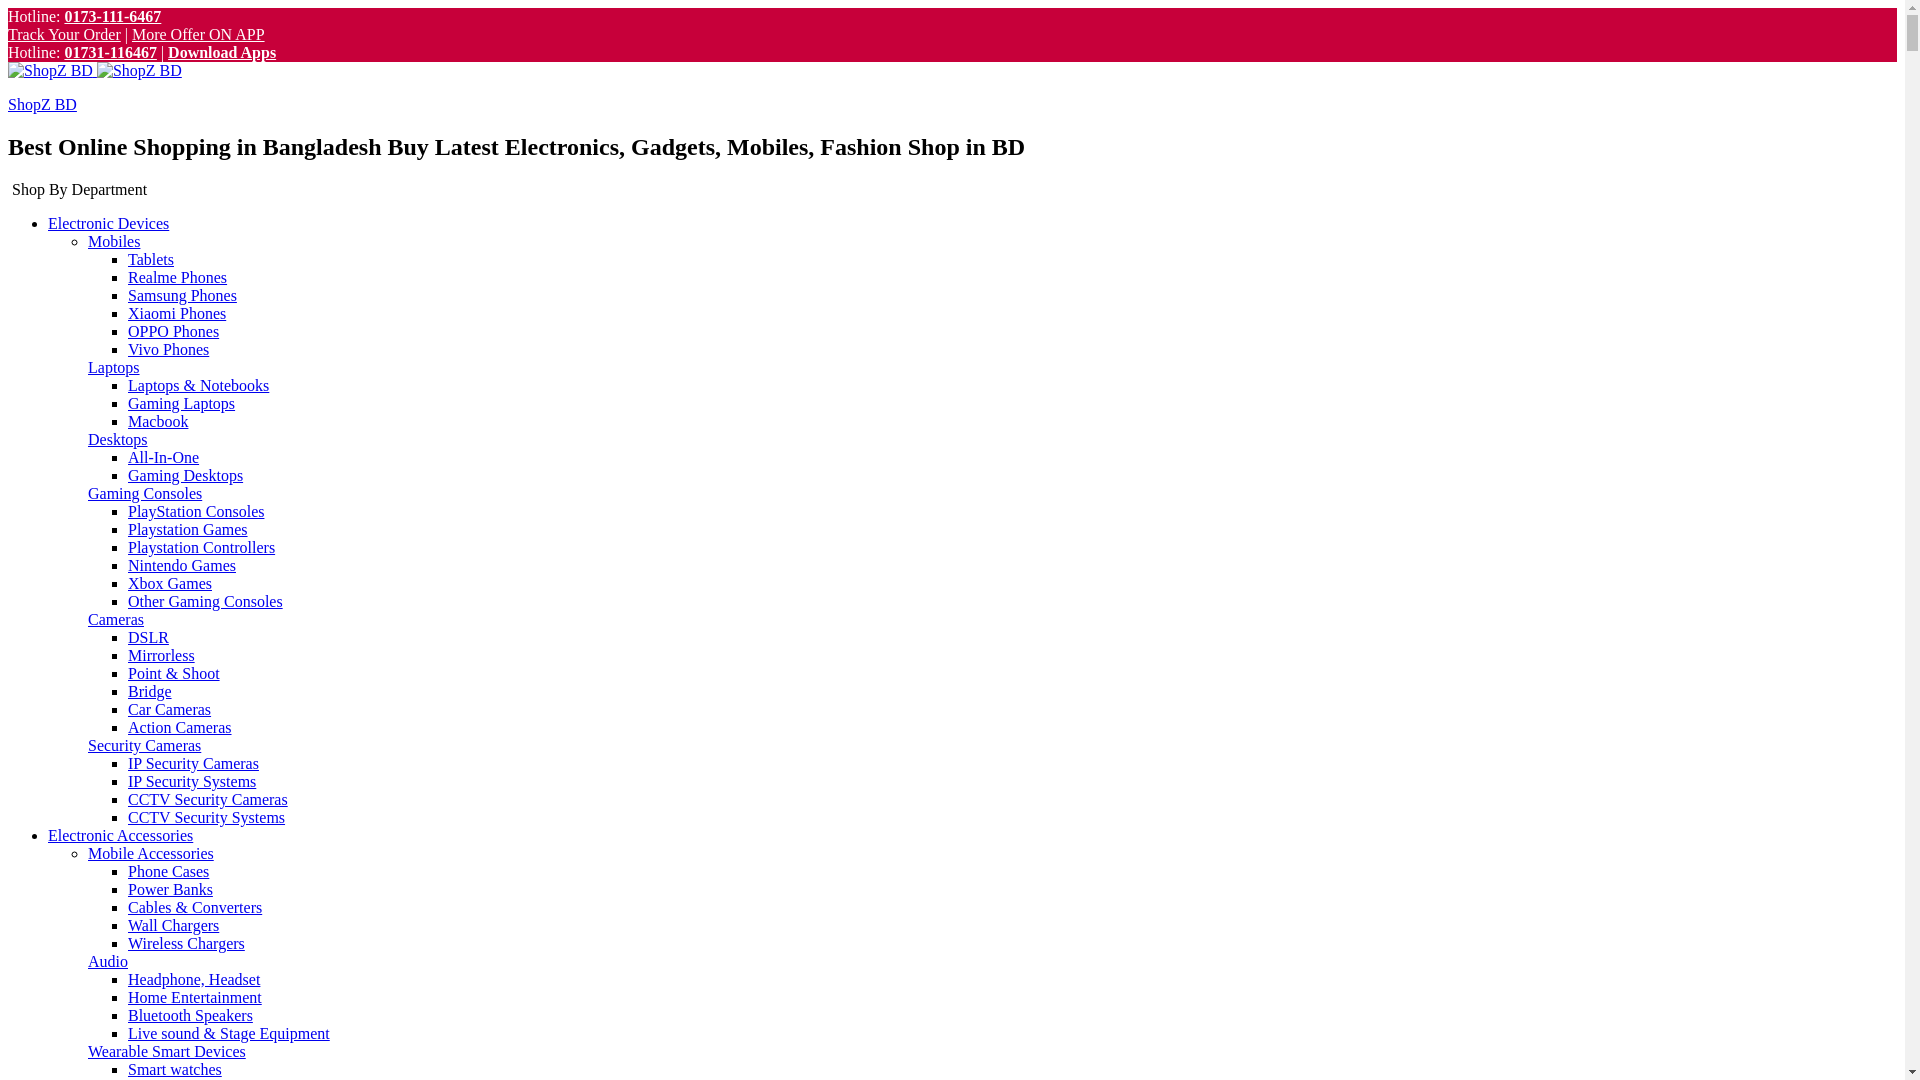  I want to click on 'Action Cameras', so click(180, 727).